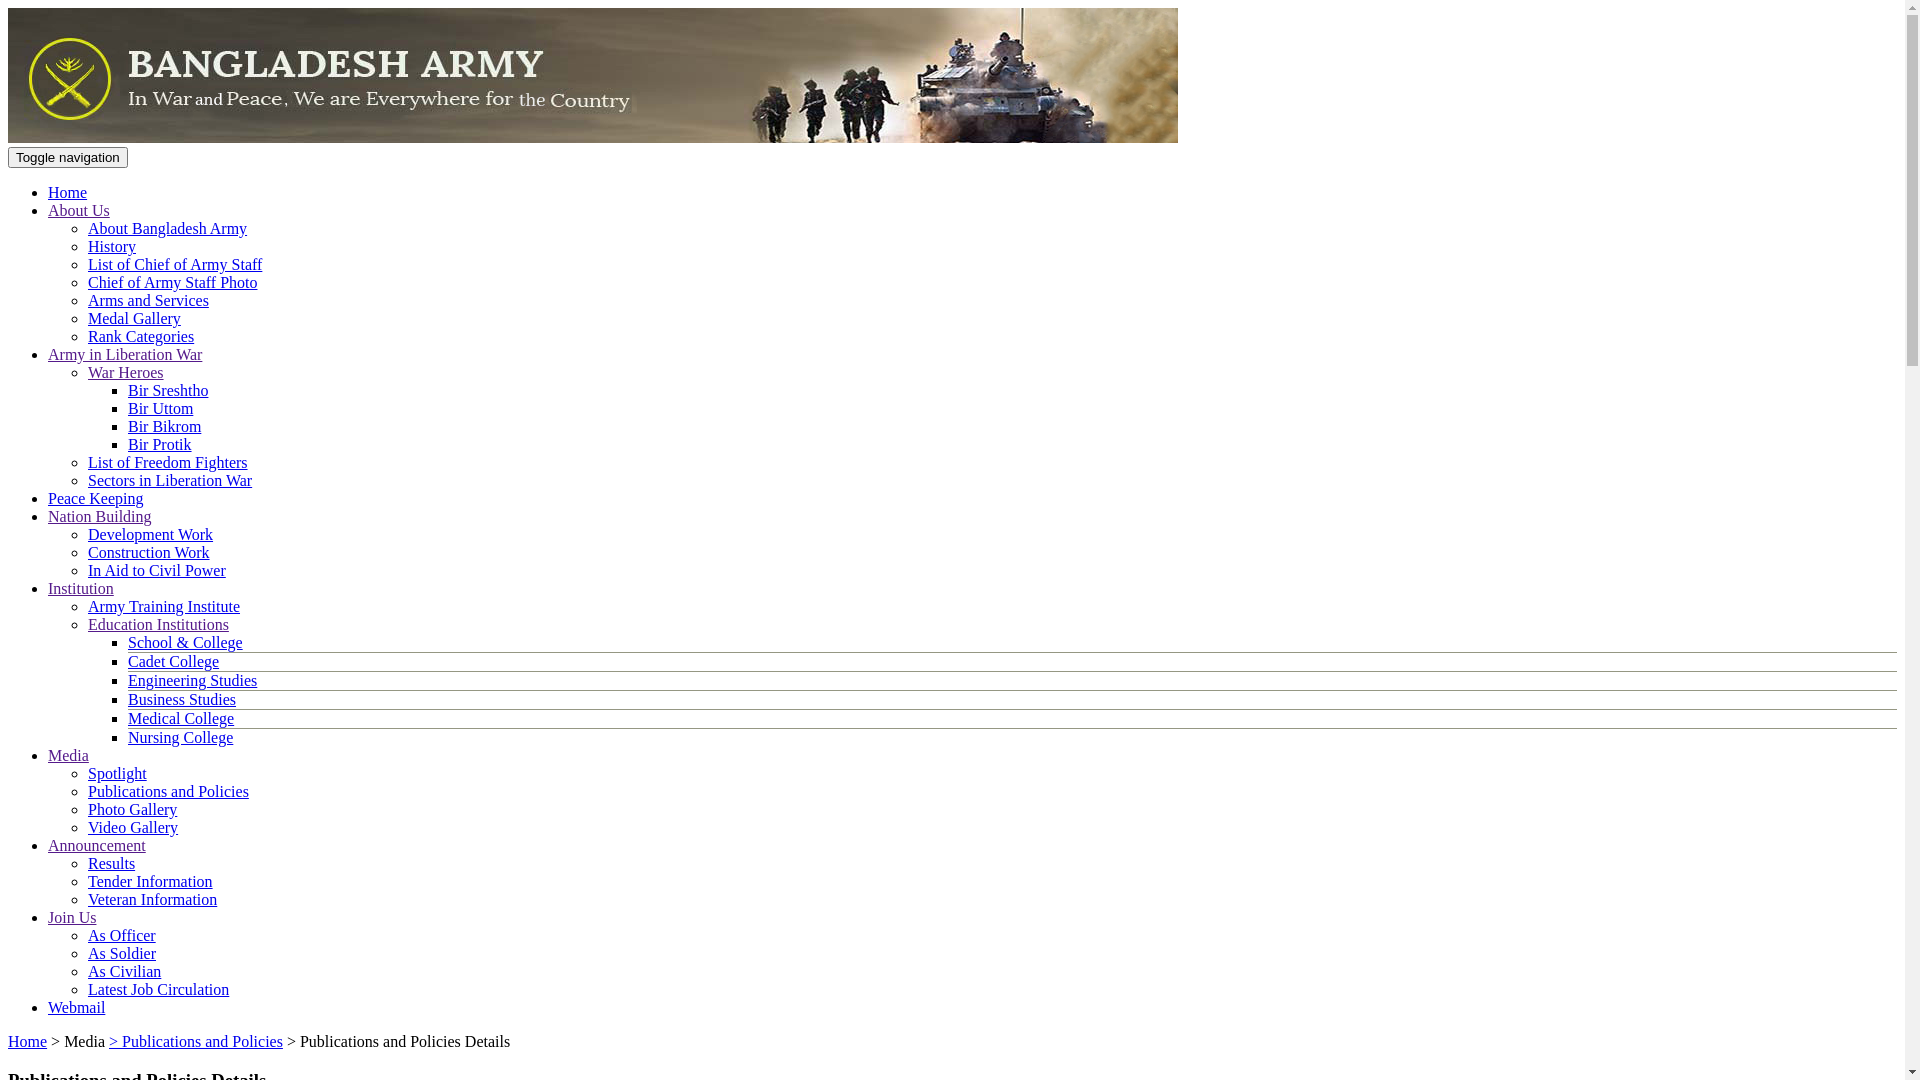 The height and width of the screenshot is (1080, 1920). What do you see at coordinates (181, 717) in the screenshot?
I see `'Medical College'` at bounding box center [181, 717].